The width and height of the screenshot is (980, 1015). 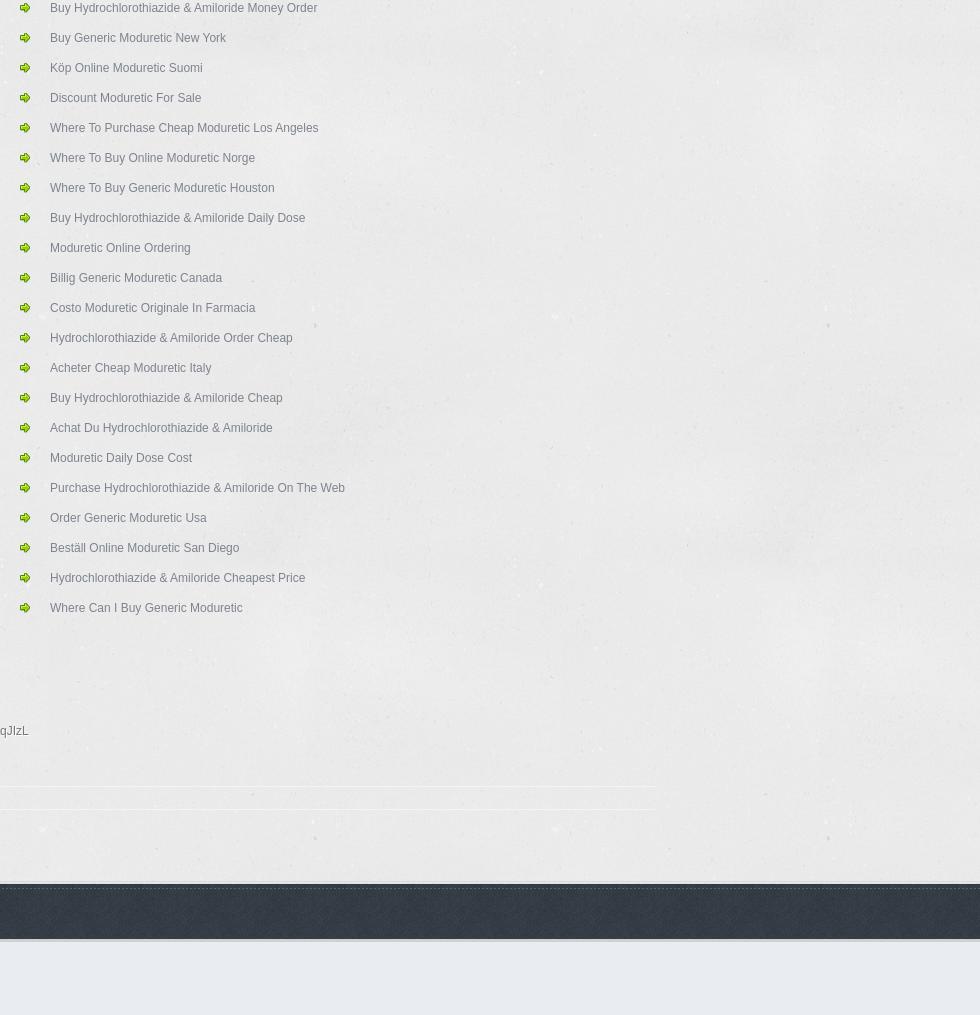 What do you see at coordinates (161, 428) in the screenshot?
I see `'Achat Du Hydrochlorothiazide & Amiloride'` at bounding box center [161, 428].